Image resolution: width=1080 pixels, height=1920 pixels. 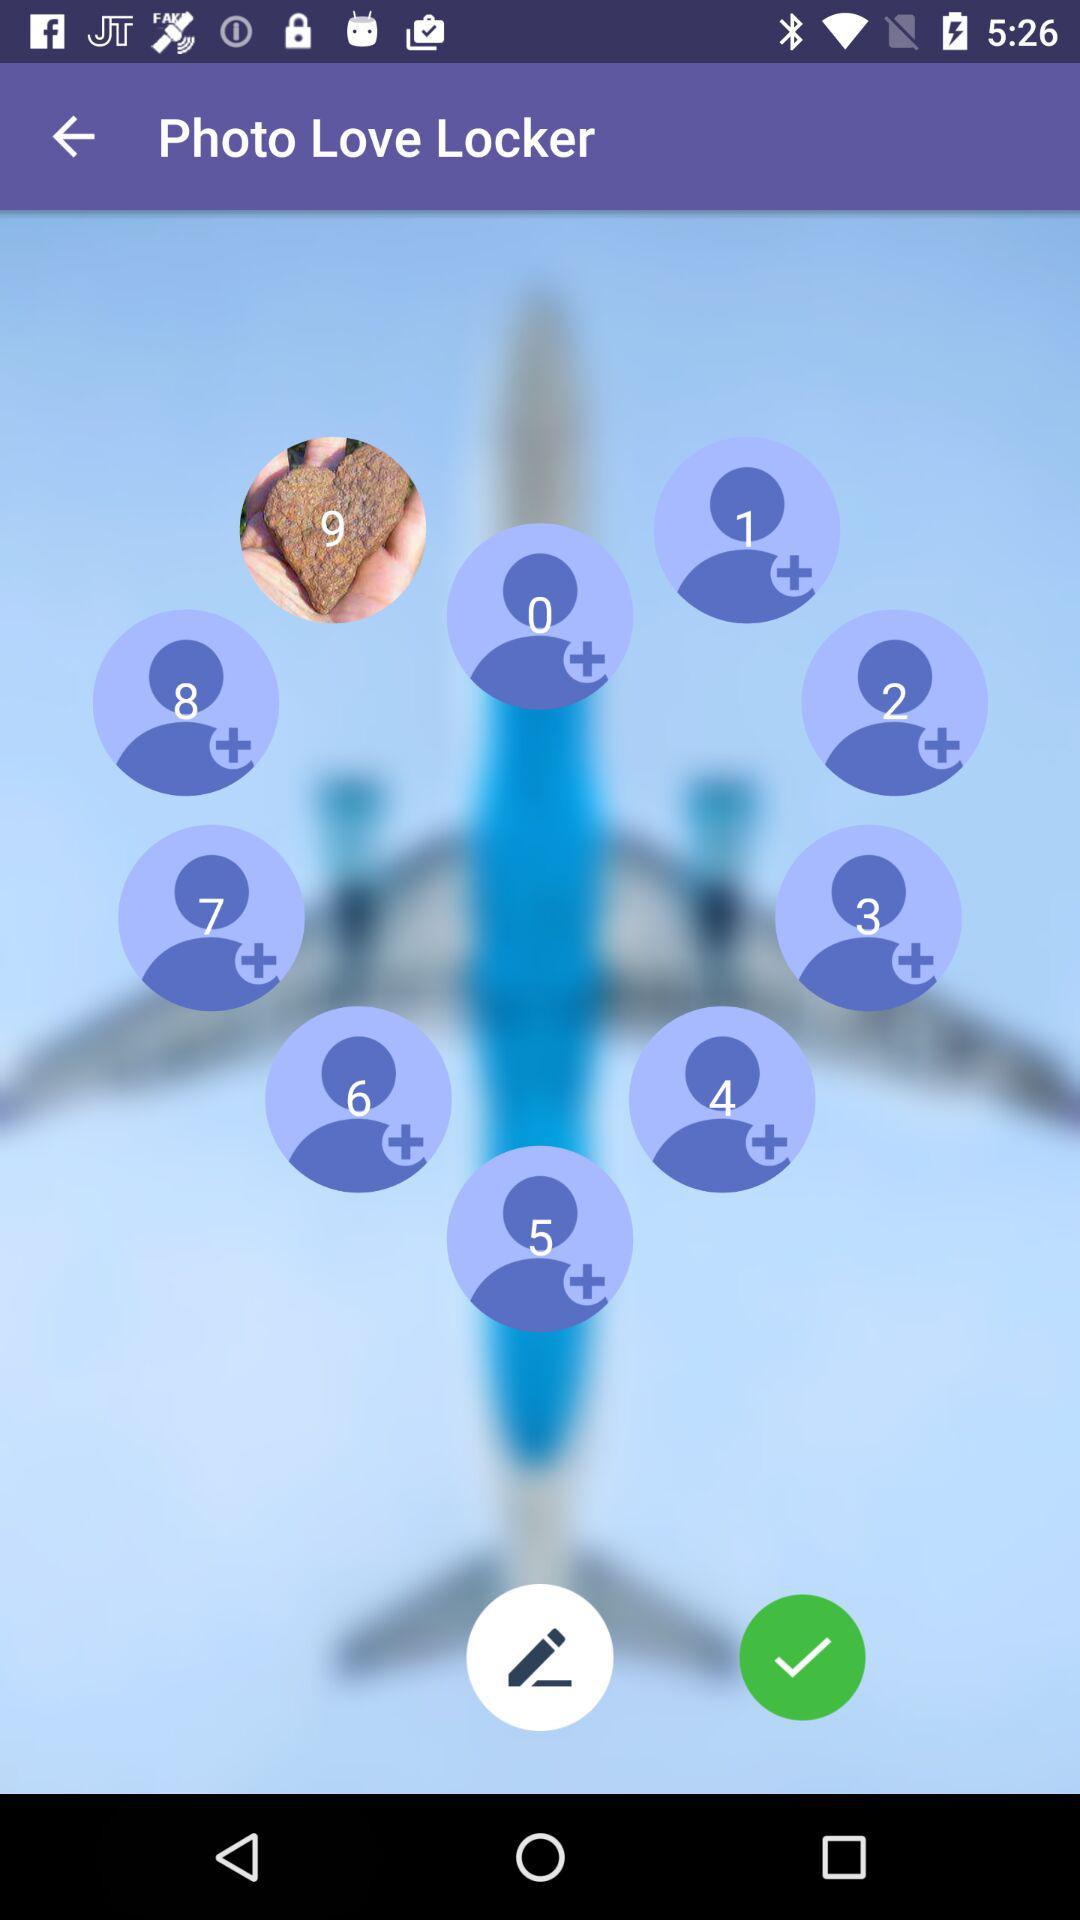 What do you see at coordinates (540, 1657) in the screenshot?
I see `text` at bounding box center [540, 1657].